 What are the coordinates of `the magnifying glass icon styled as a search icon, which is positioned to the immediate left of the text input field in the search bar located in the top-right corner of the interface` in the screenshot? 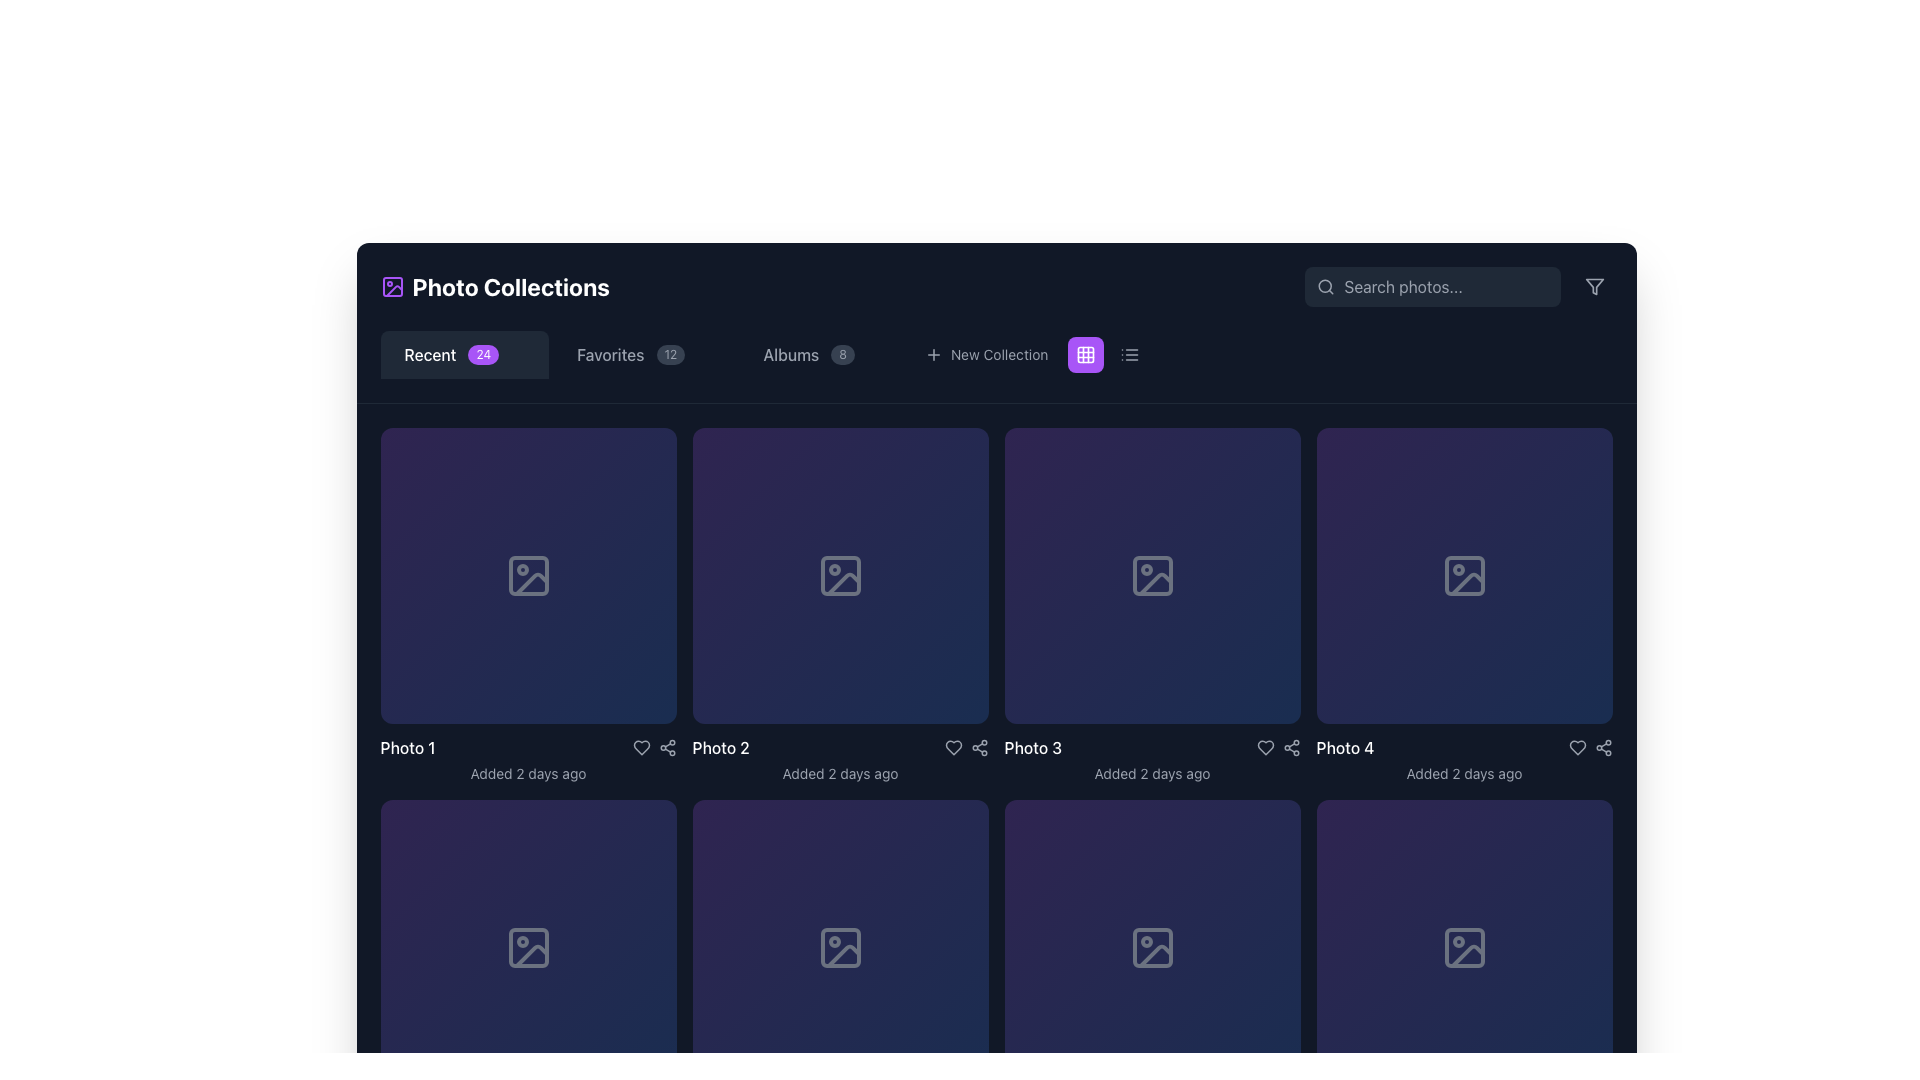 It's located at (1325, 286).